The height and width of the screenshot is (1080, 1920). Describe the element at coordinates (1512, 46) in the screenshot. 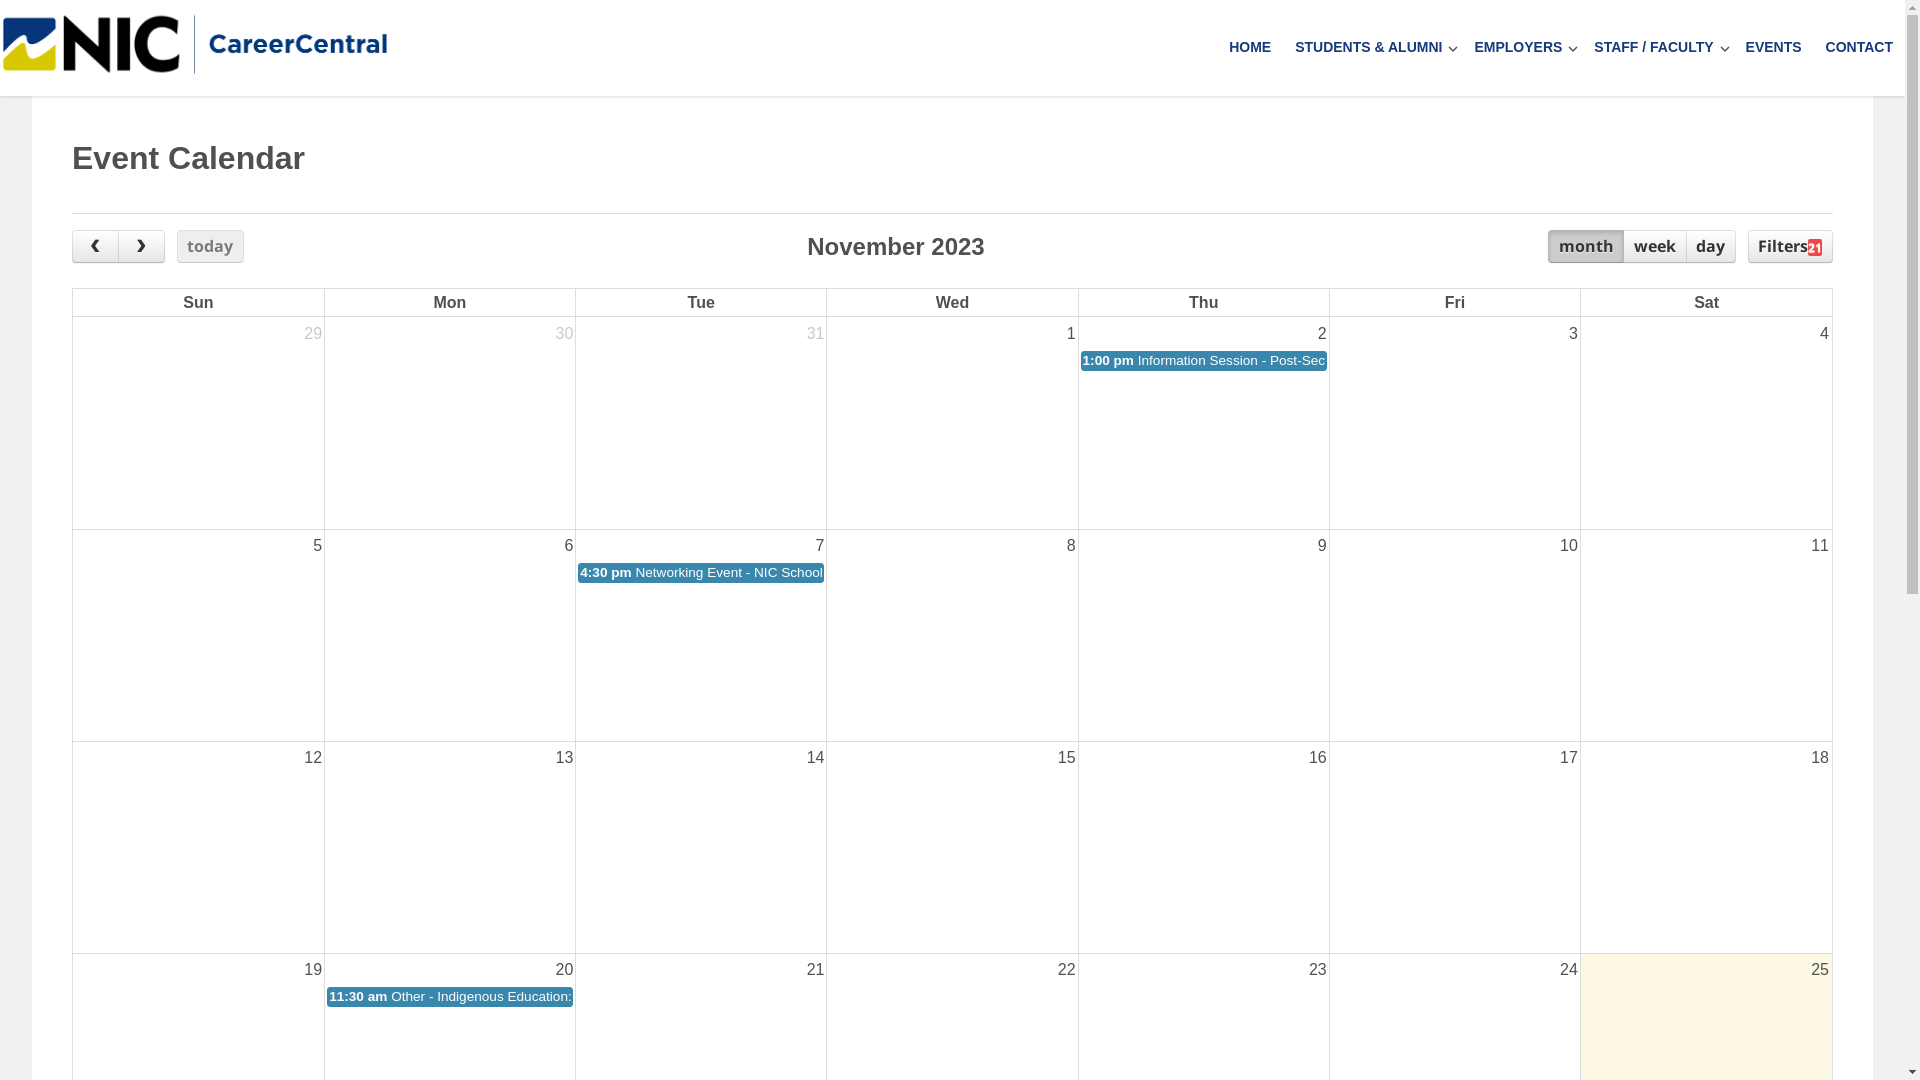

I see `'EMPLOYERS'` at that location.